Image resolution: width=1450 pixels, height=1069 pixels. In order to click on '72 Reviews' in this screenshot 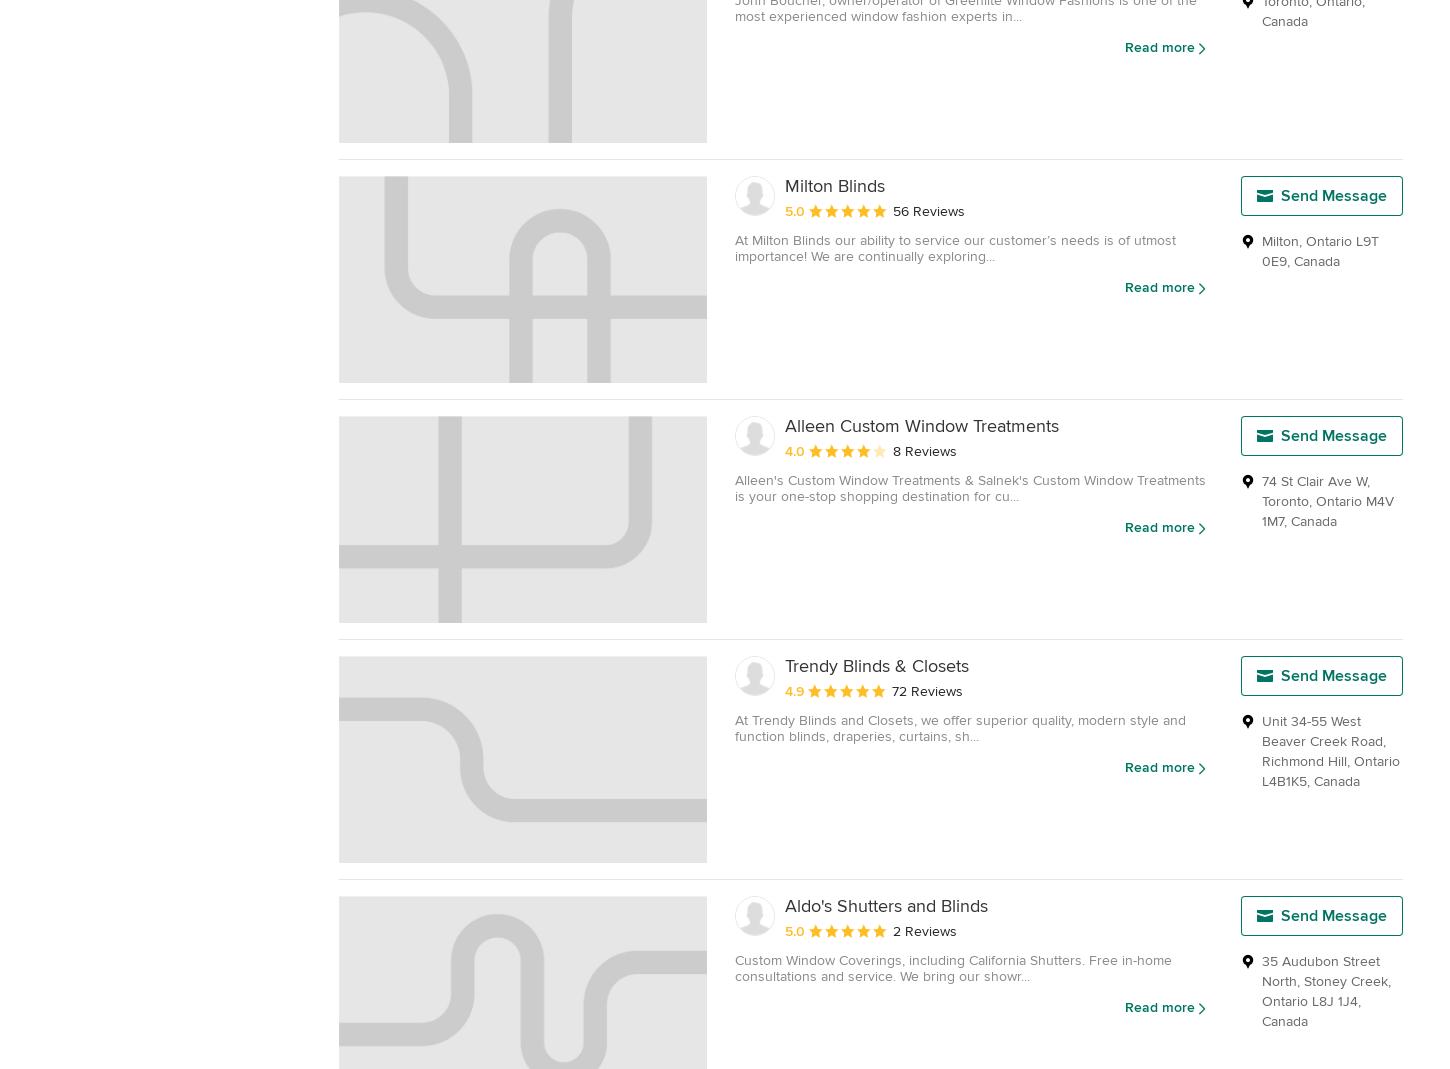, I will do `click(891, 689)`.